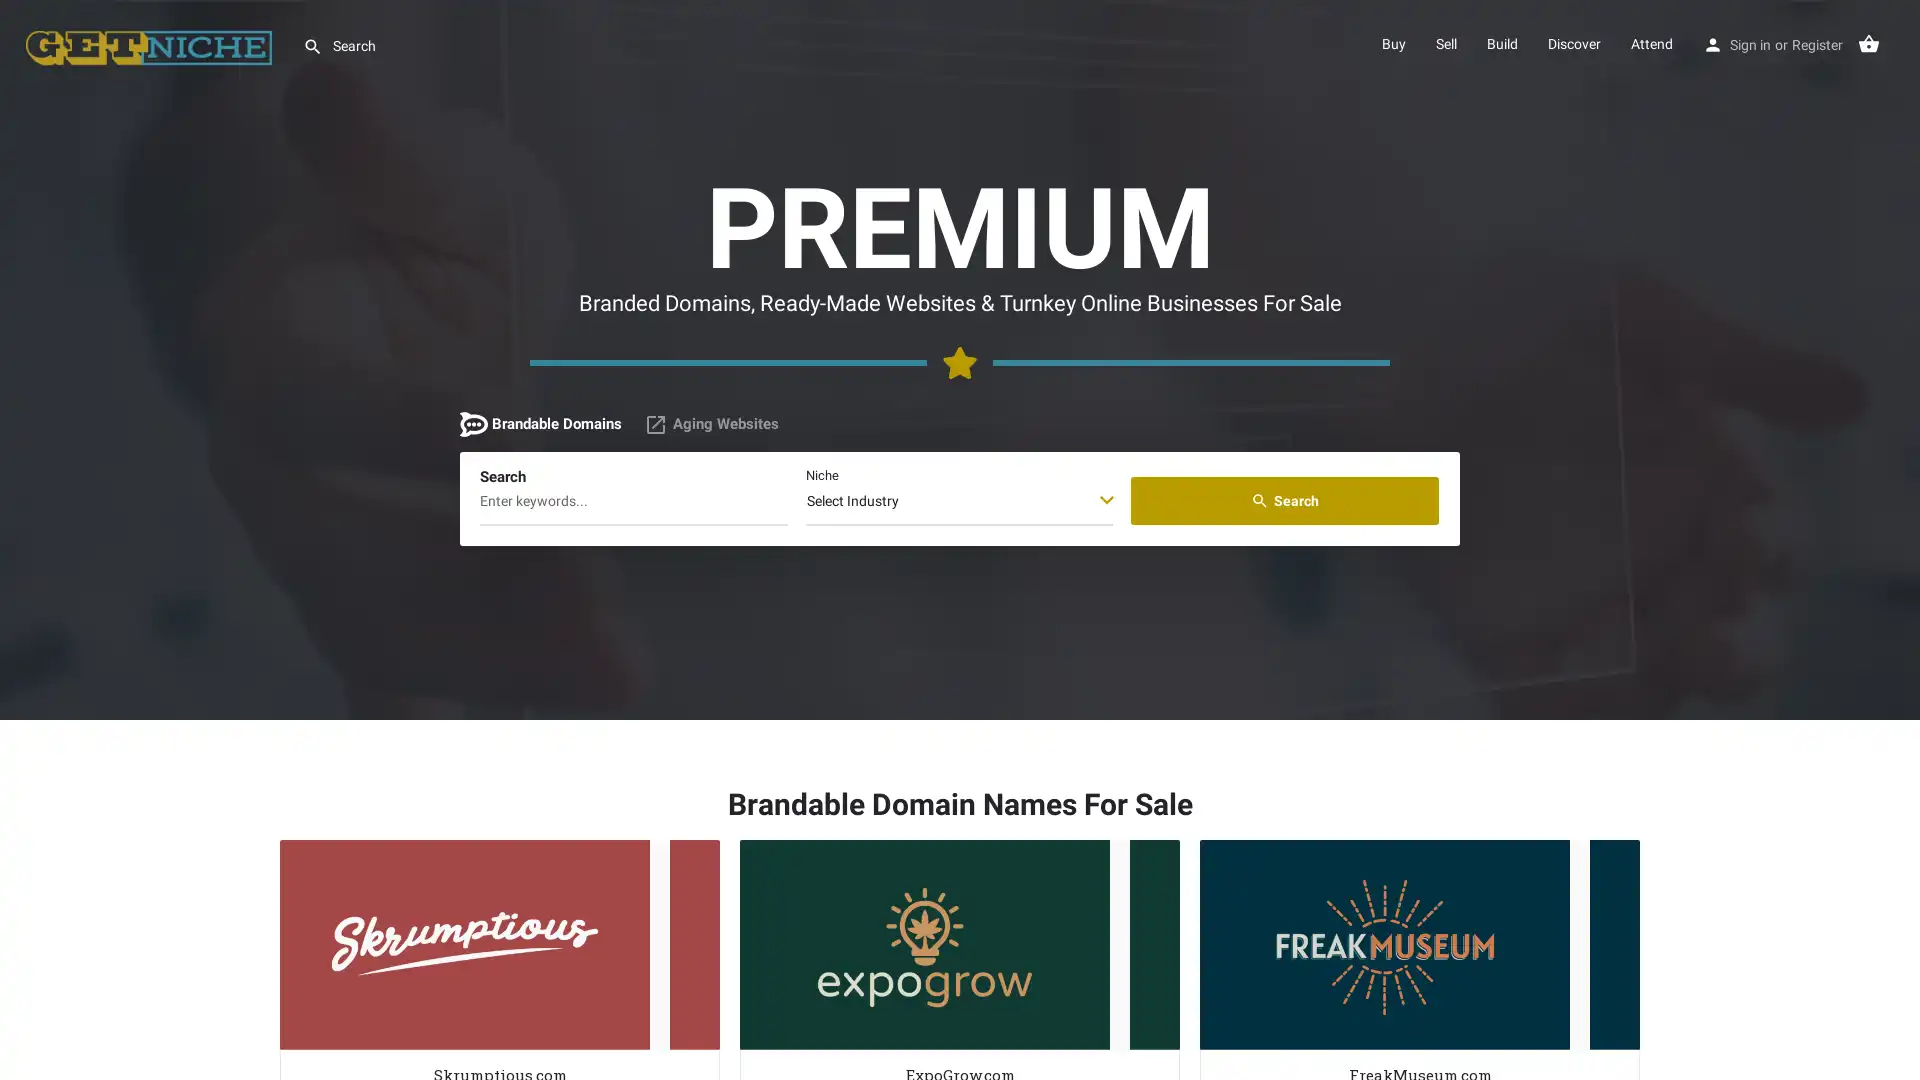 The image size is (1920, 1080). What do you see at coordinates (1285, 500) in the screenshot?
I see `search Search` at bounding box center [1285, 500].